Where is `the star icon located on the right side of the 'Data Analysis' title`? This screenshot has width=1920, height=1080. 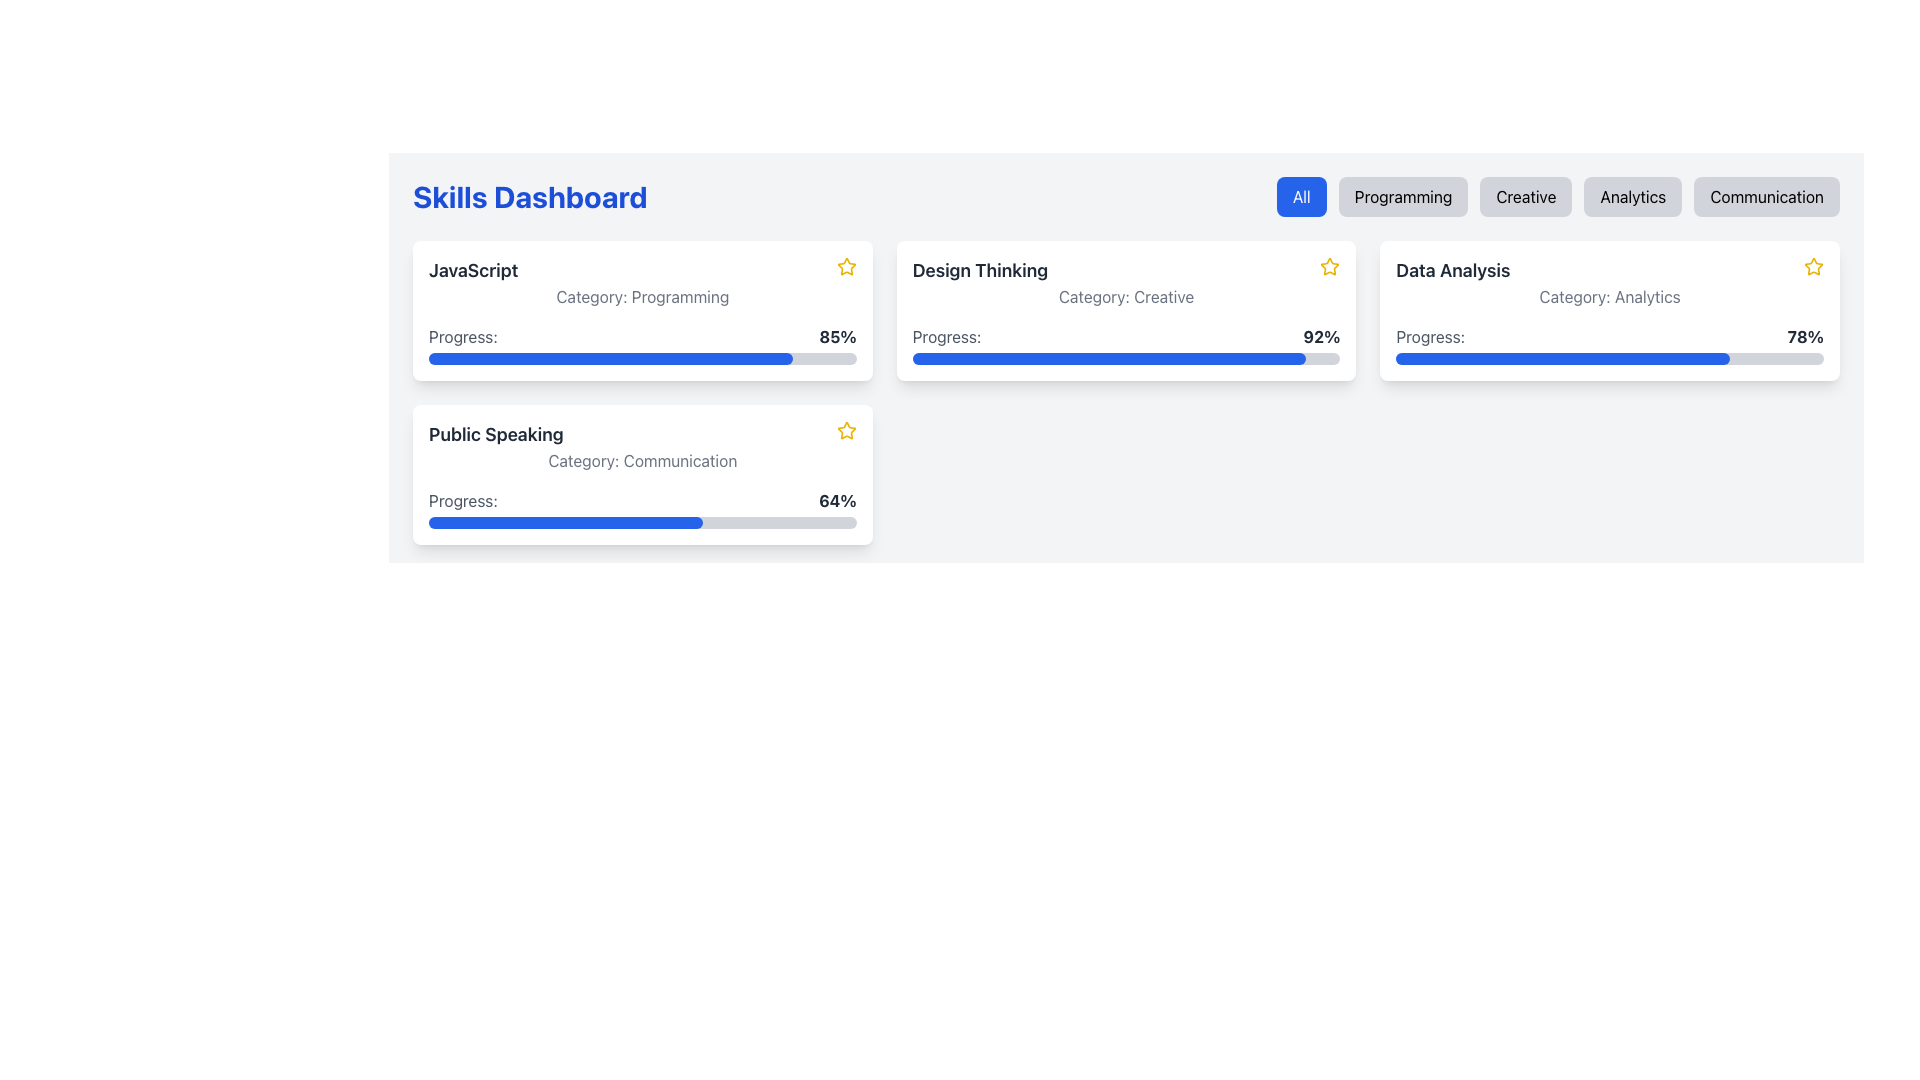 the star icon located on the right side of the 'Data Analysis' title is located at coordinates (1814, 265).